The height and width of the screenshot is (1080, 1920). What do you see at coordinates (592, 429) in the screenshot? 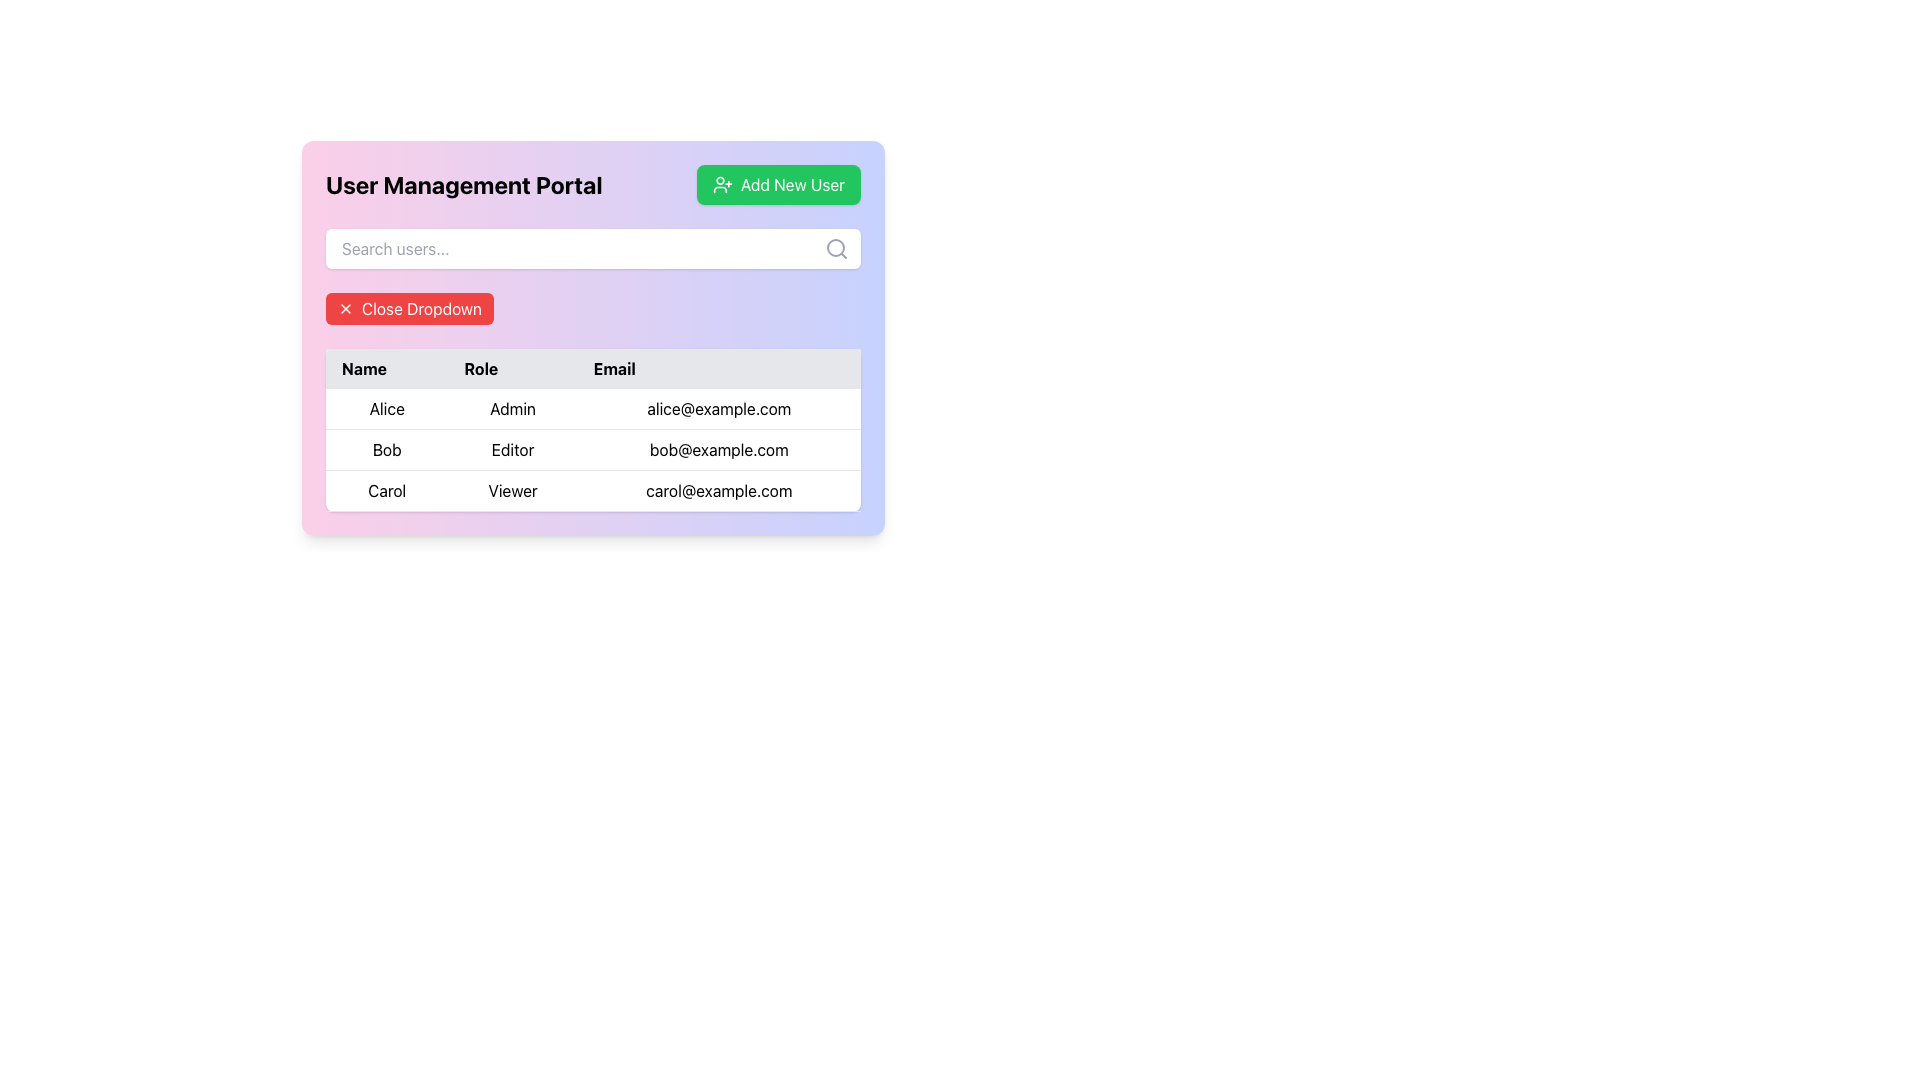
I see `a row in the Data Table` at bounding box center [592, 429].